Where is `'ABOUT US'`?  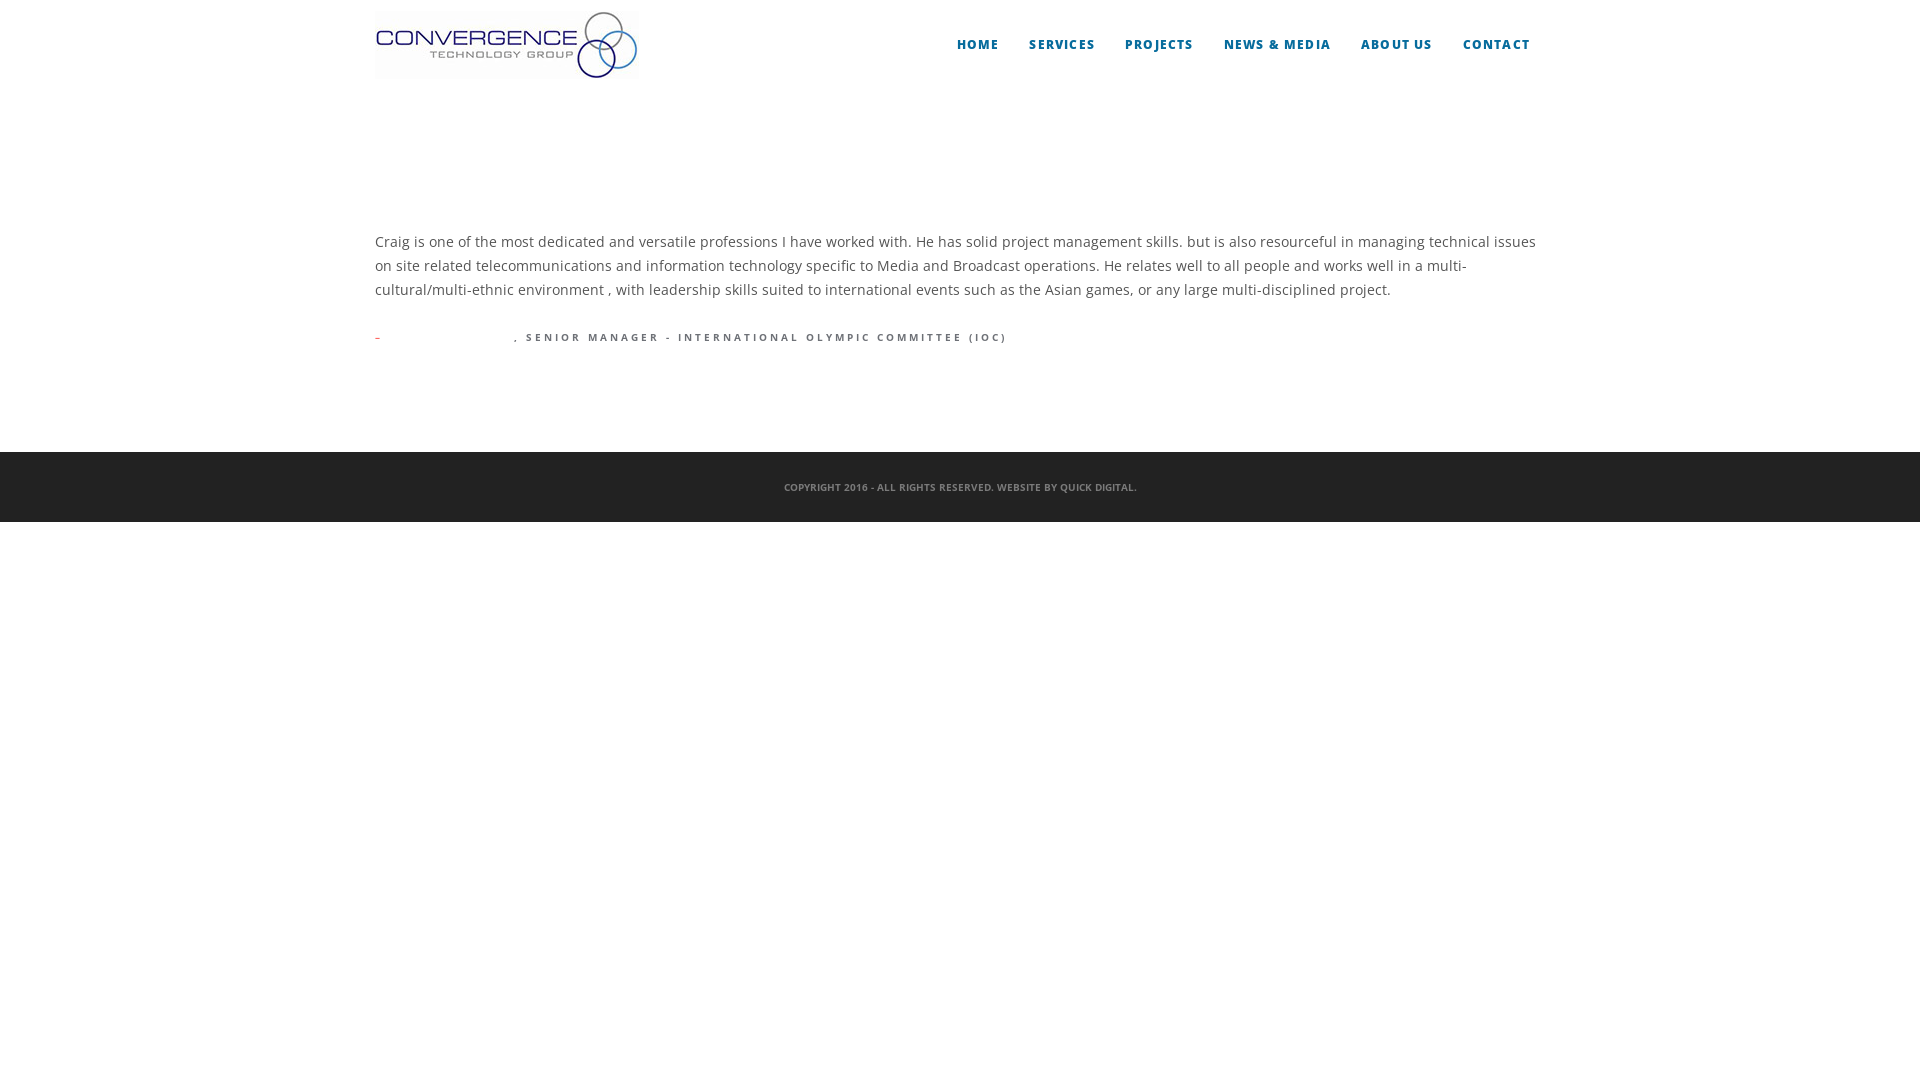
'ABOUT US' is located at coordinates (1360, 45).